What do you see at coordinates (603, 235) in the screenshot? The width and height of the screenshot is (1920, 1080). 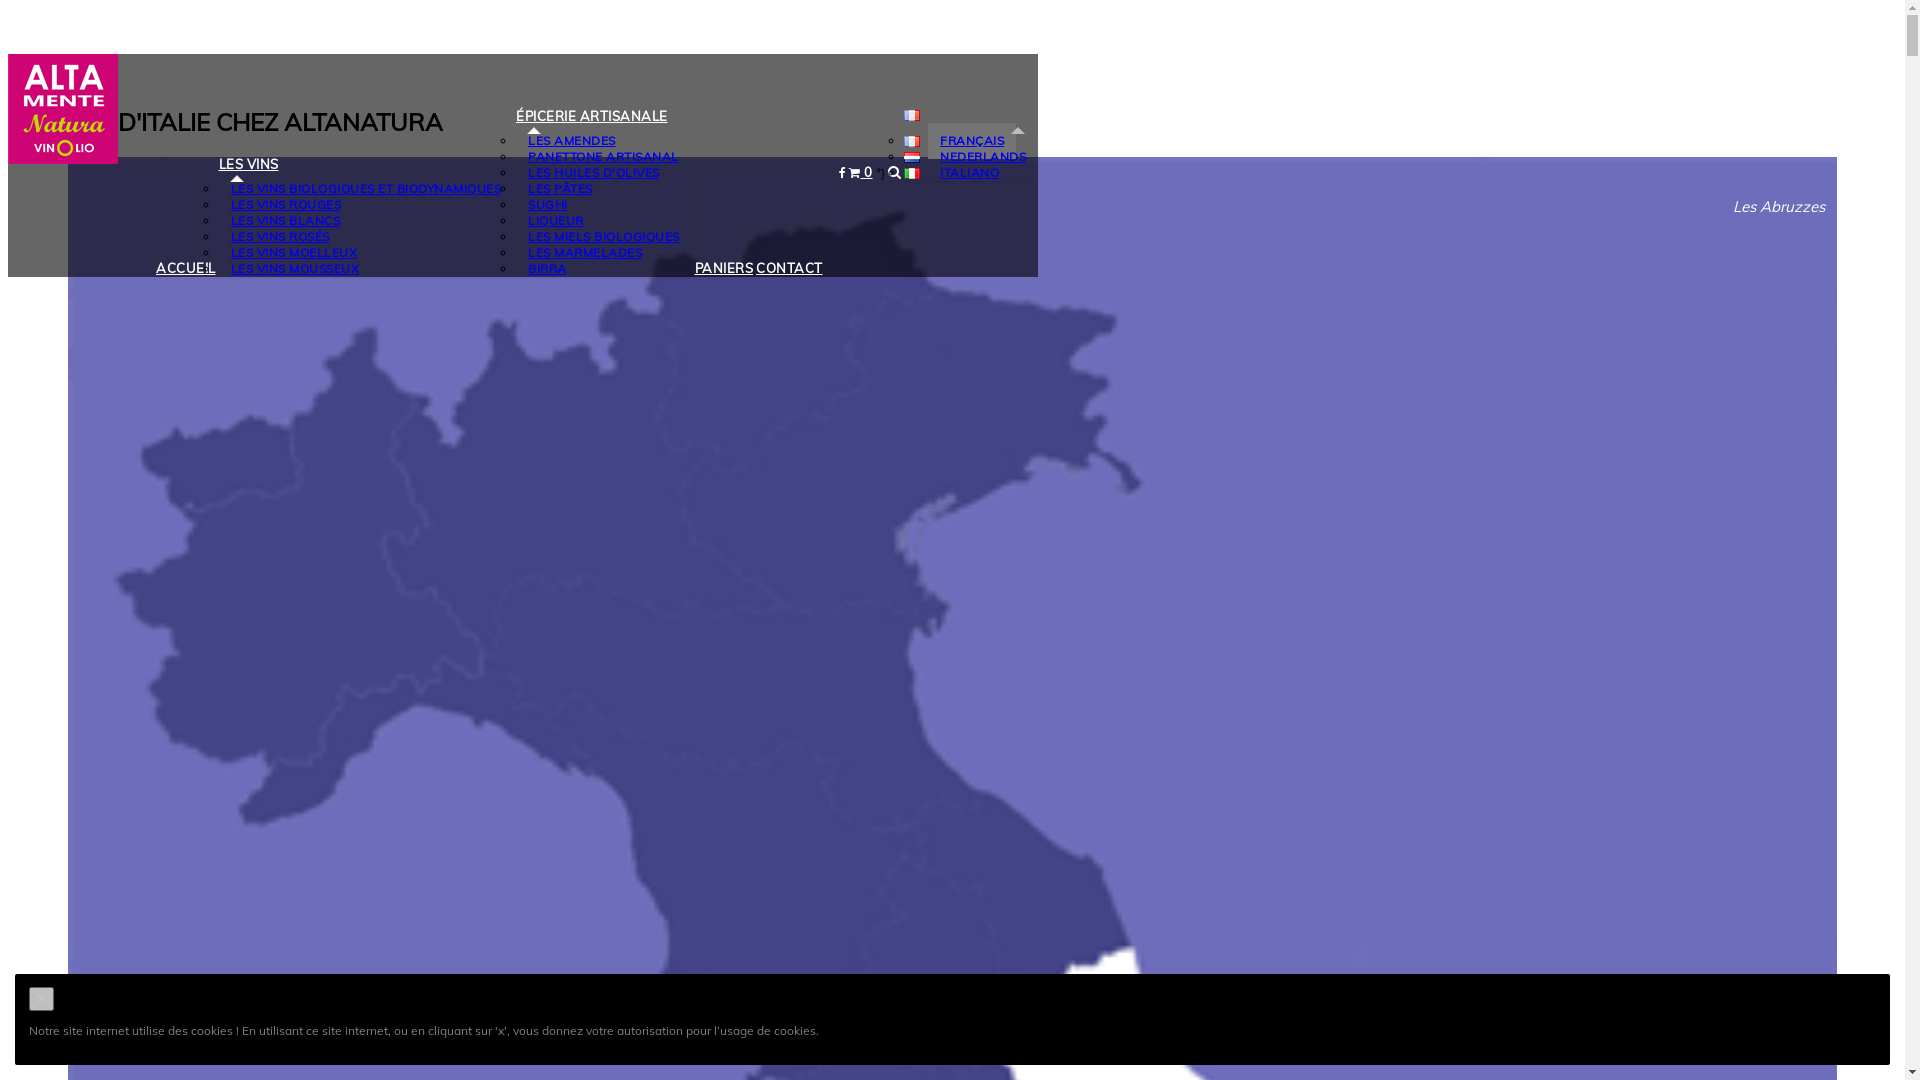 I see `'LES MIELS BIOLOGIQUES'` at bounding box center [603, 235].